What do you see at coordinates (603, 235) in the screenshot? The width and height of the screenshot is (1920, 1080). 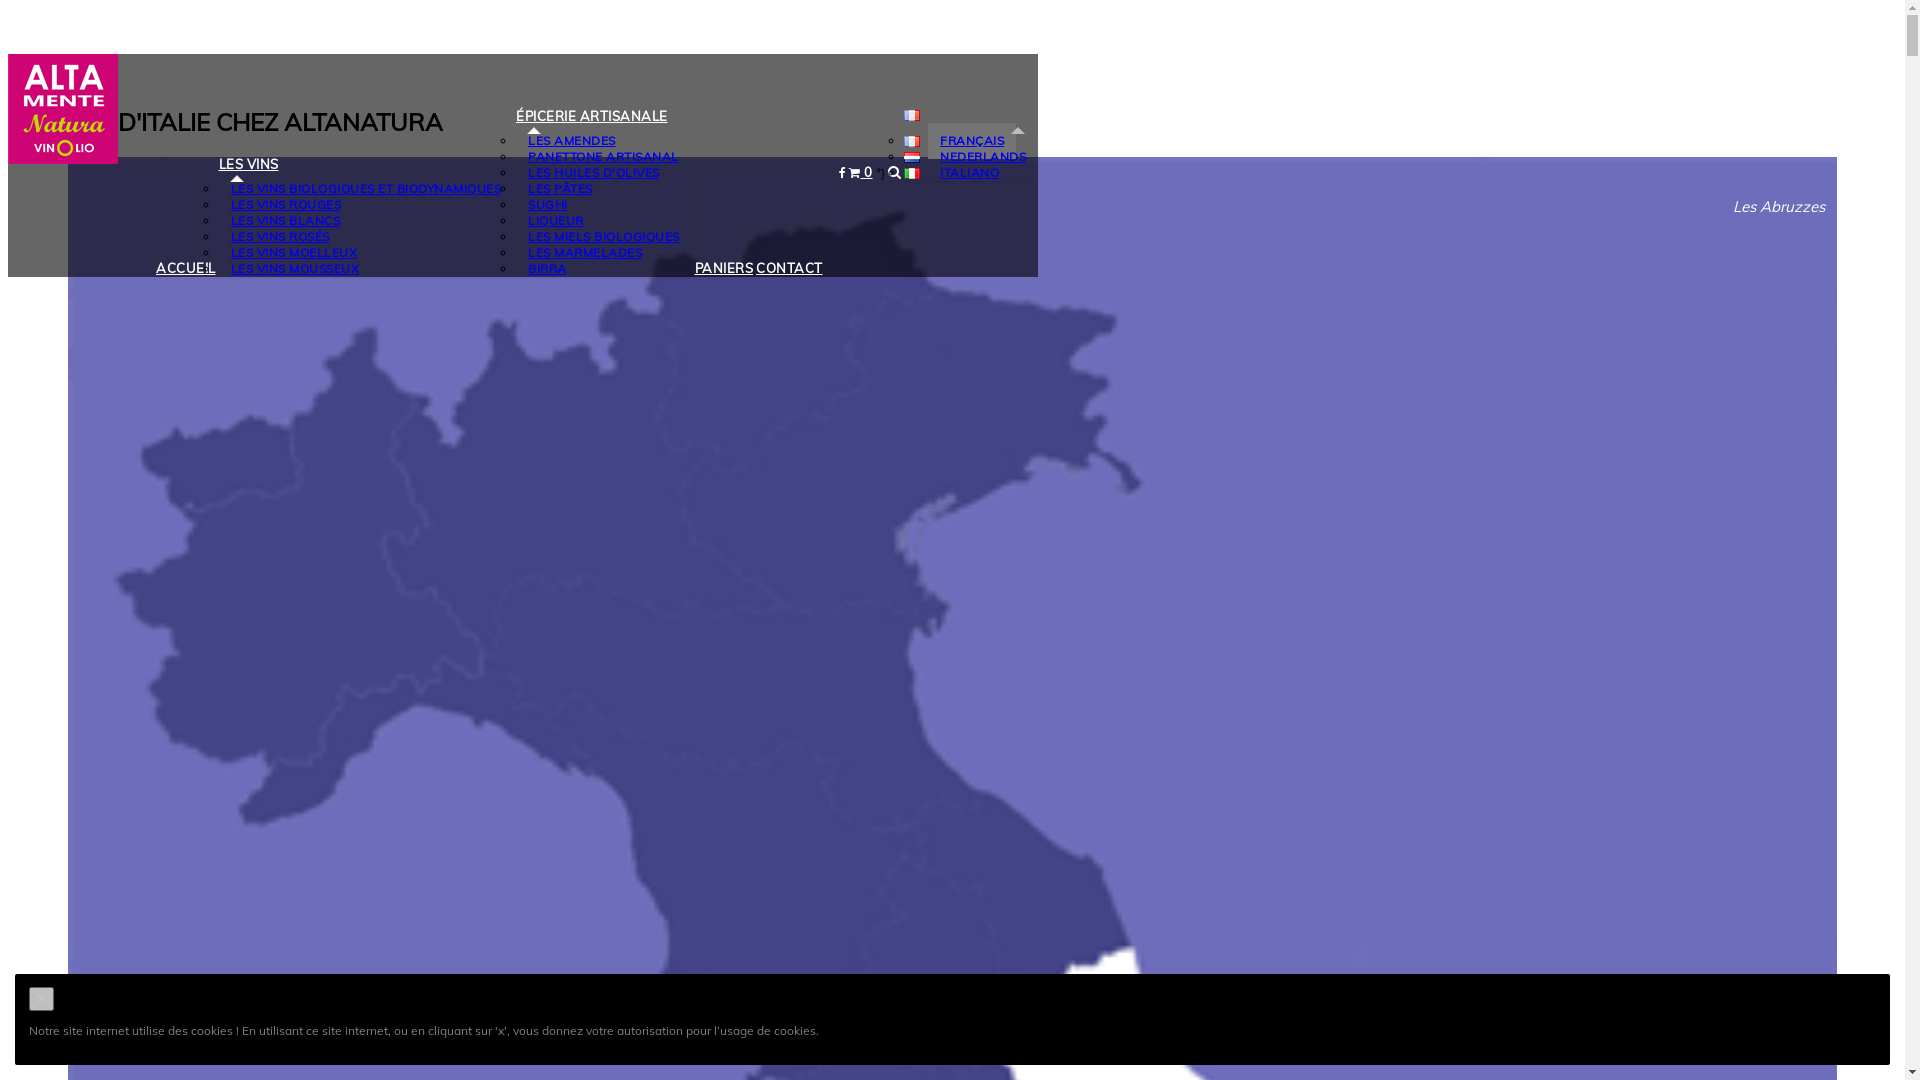 I see `'LES MIELS BIOLOGIQUES'` at bounding box center [603, 235].